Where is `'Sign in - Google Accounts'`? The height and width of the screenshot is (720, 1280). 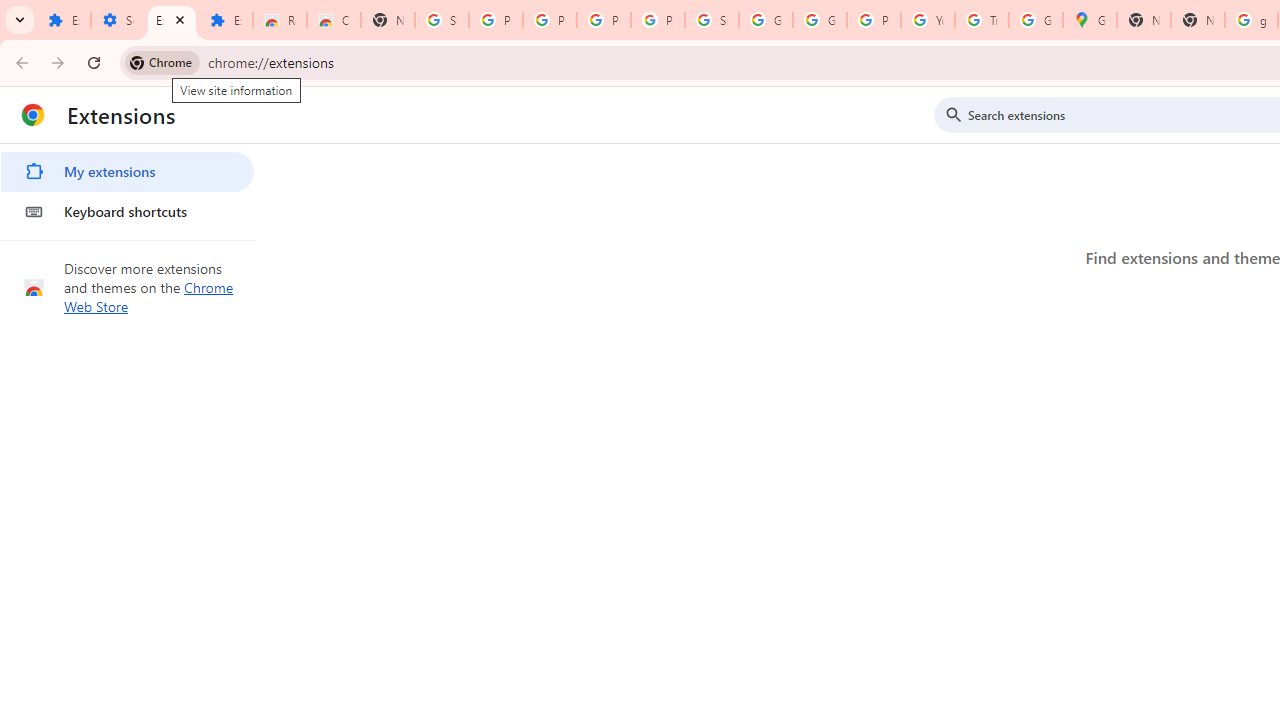 'Sign in - Google Accounts' is located at coordinates (440, 20).